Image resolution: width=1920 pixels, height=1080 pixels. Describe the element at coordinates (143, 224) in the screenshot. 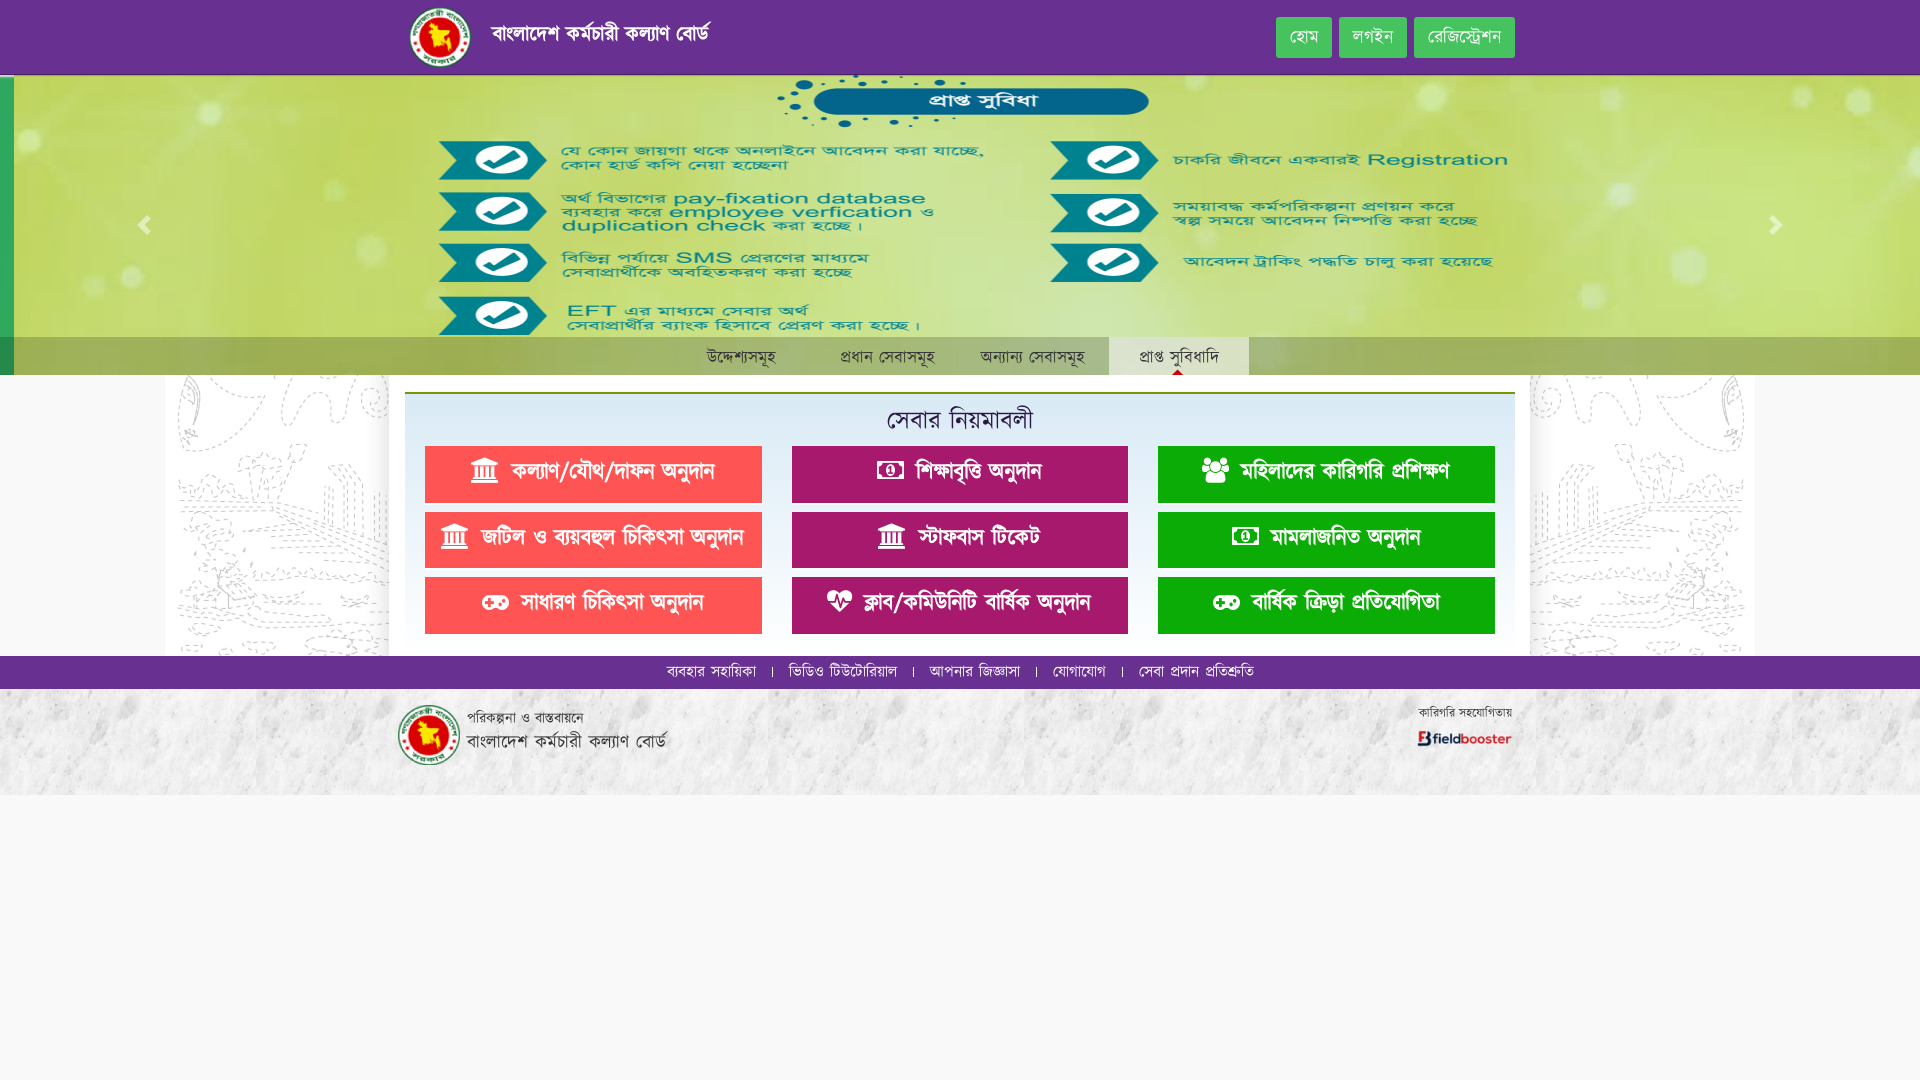

I see `'Previous'` at that location.